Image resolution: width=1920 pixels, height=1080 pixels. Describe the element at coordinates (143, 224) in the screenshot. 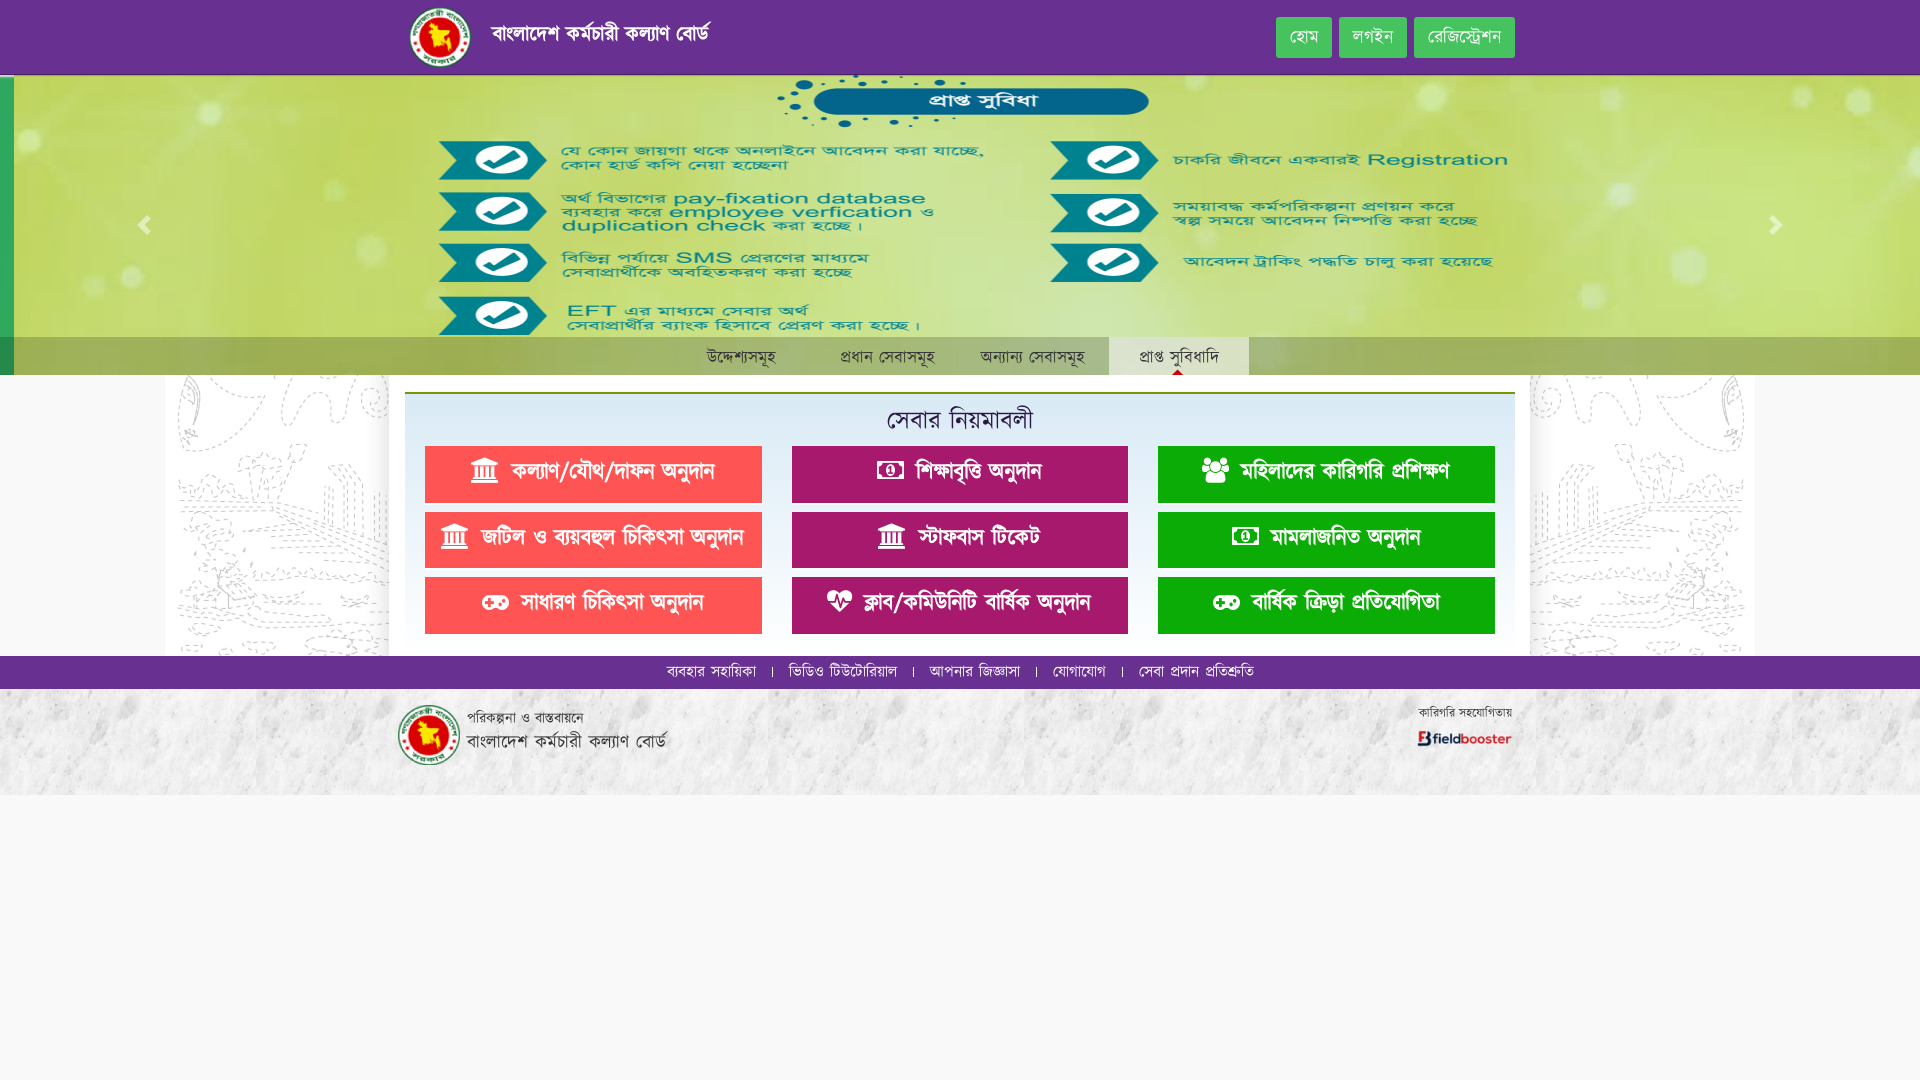

I see `'Previous'` at that location.